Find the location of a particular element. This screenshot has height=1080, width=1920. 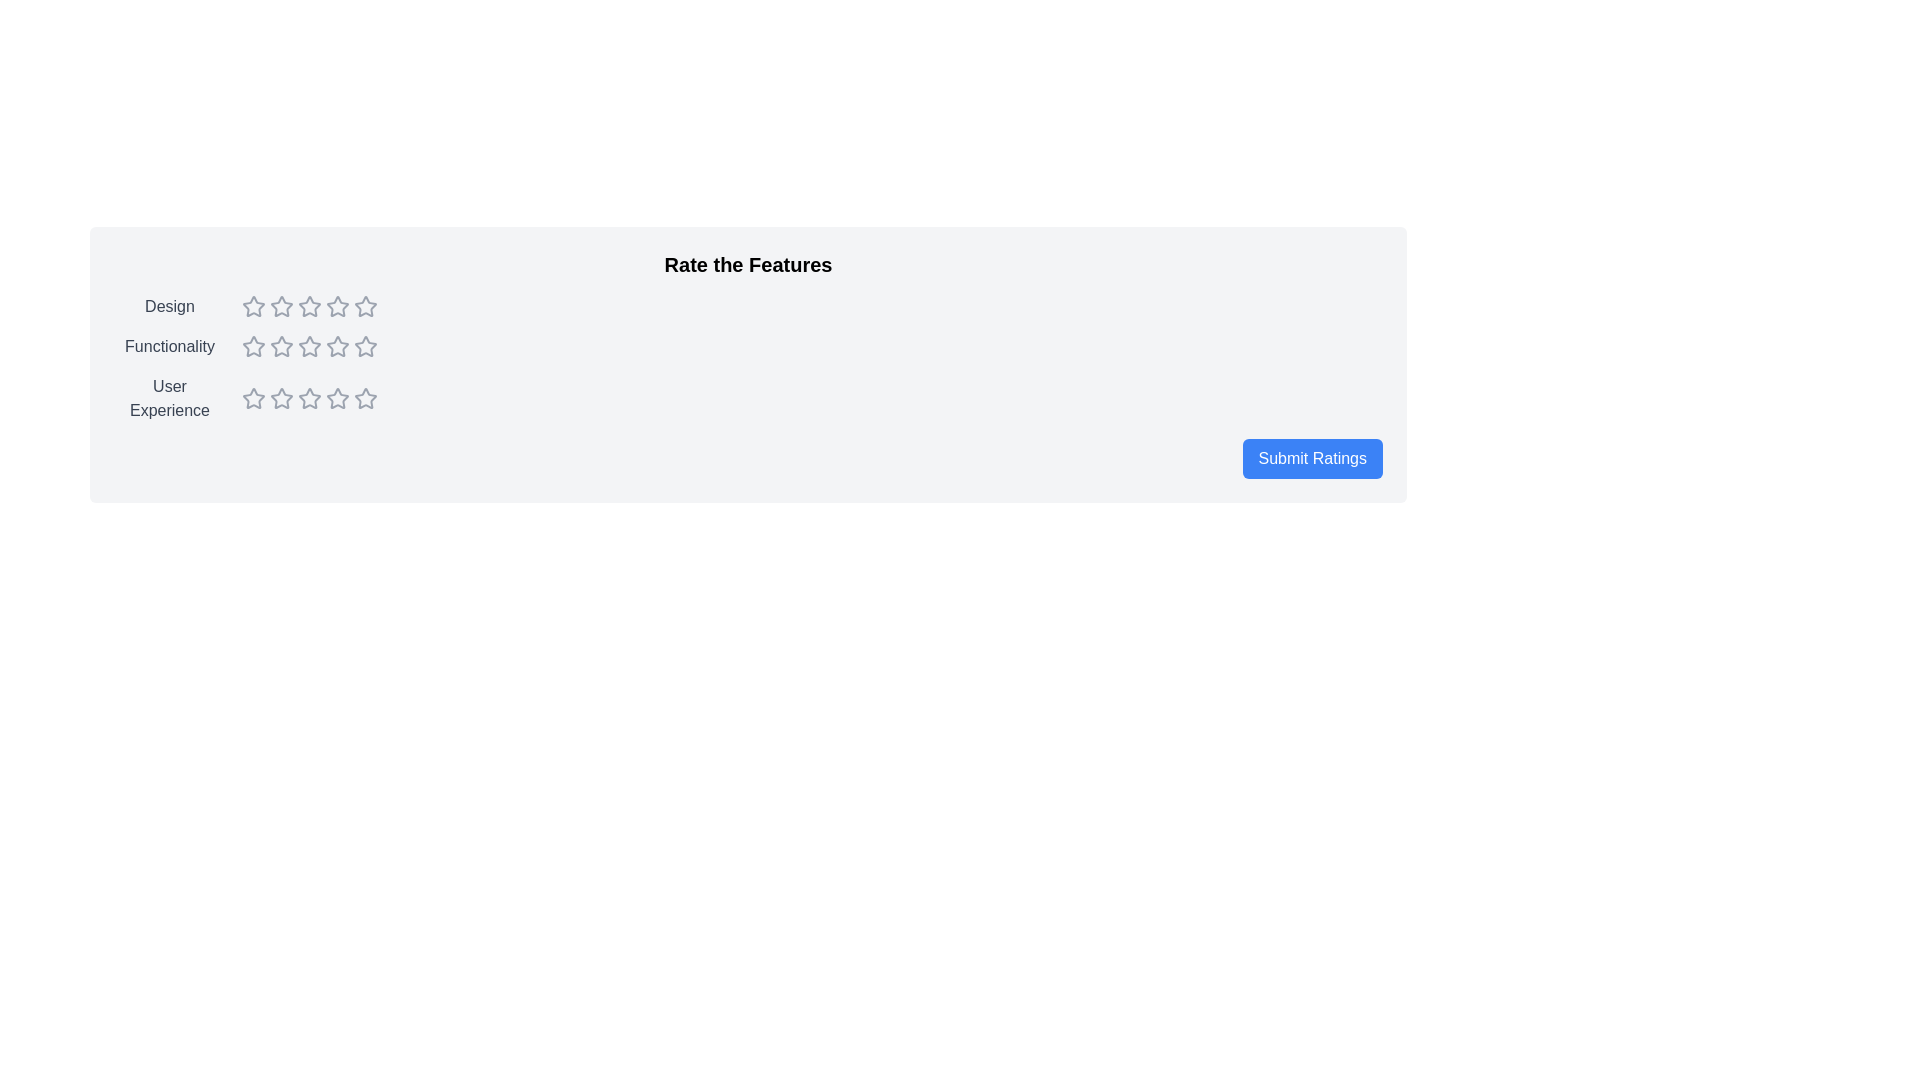

the fourth hollow star-shaped icon in the rating row for 'Design' feedback is located at coordinates (365, 306).